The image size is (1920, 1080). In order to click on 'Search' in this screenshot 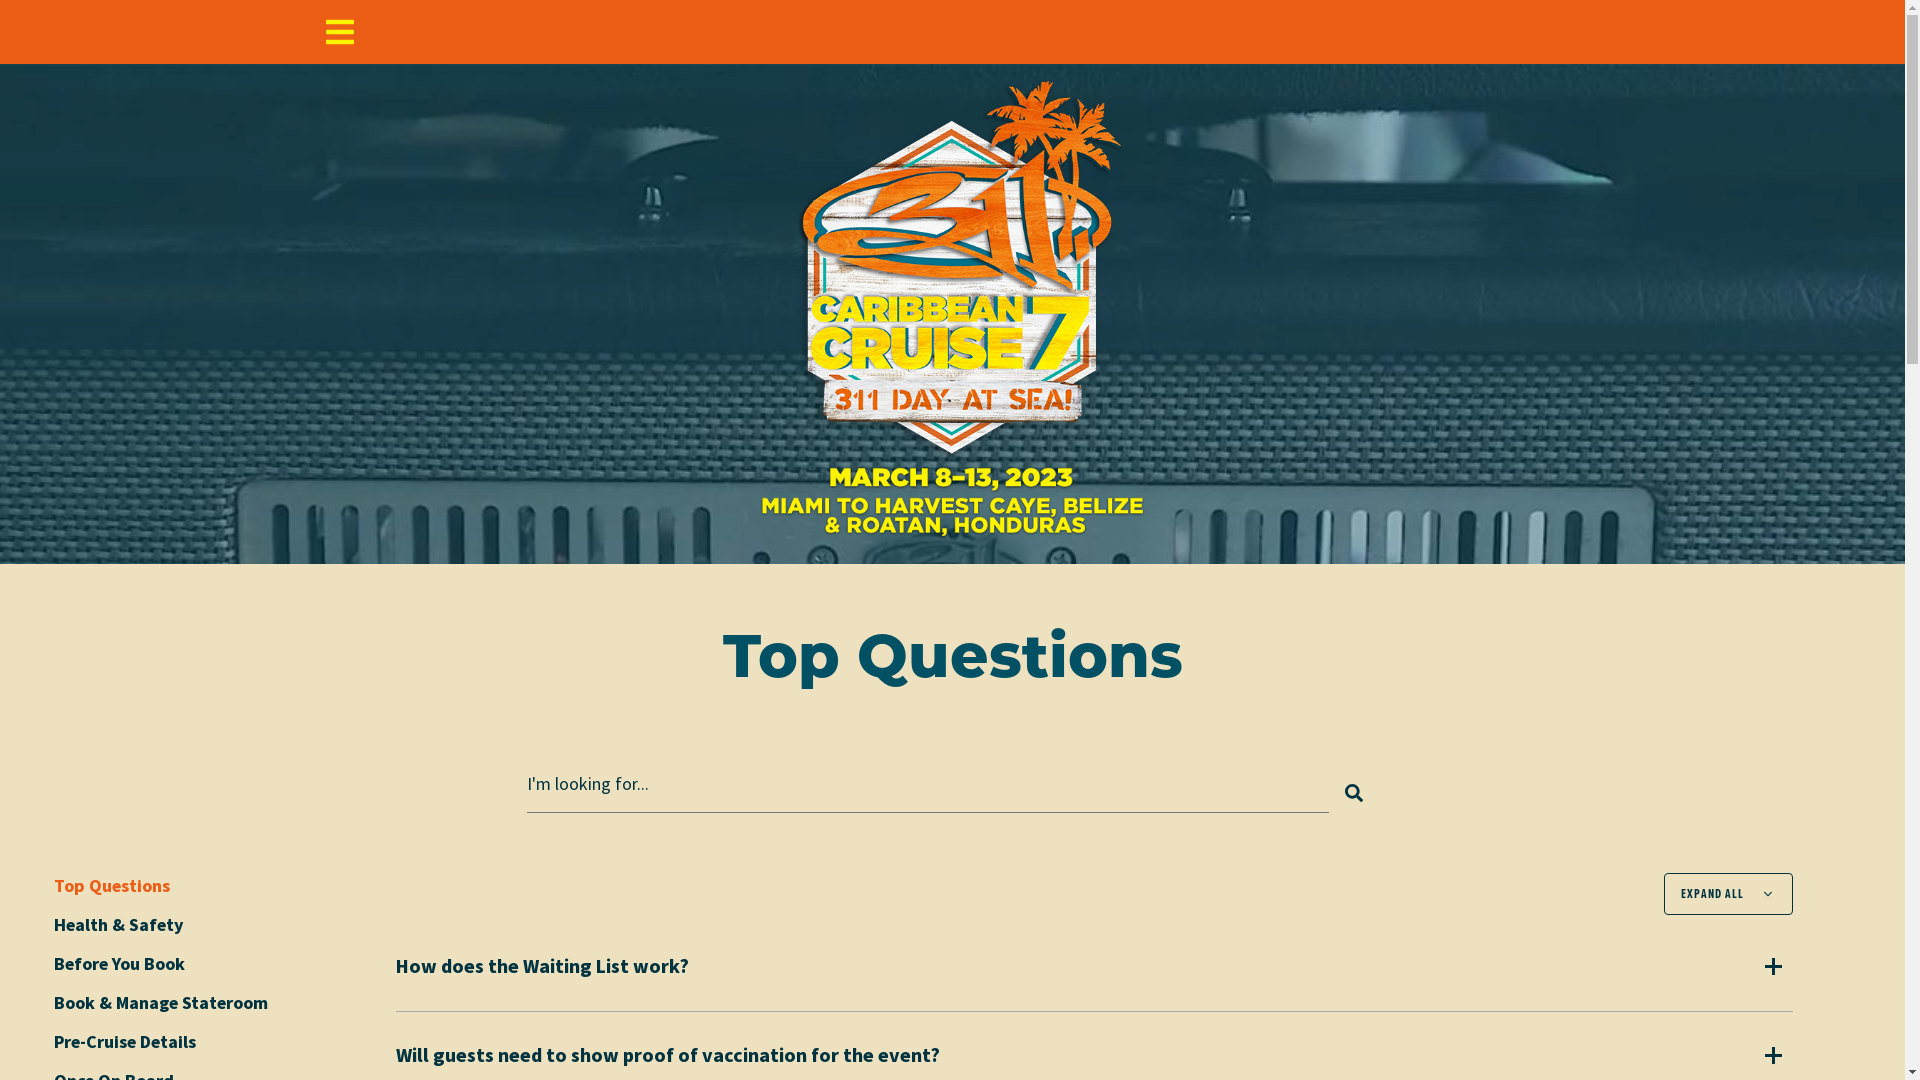, I will do `click(1353, 790)`.